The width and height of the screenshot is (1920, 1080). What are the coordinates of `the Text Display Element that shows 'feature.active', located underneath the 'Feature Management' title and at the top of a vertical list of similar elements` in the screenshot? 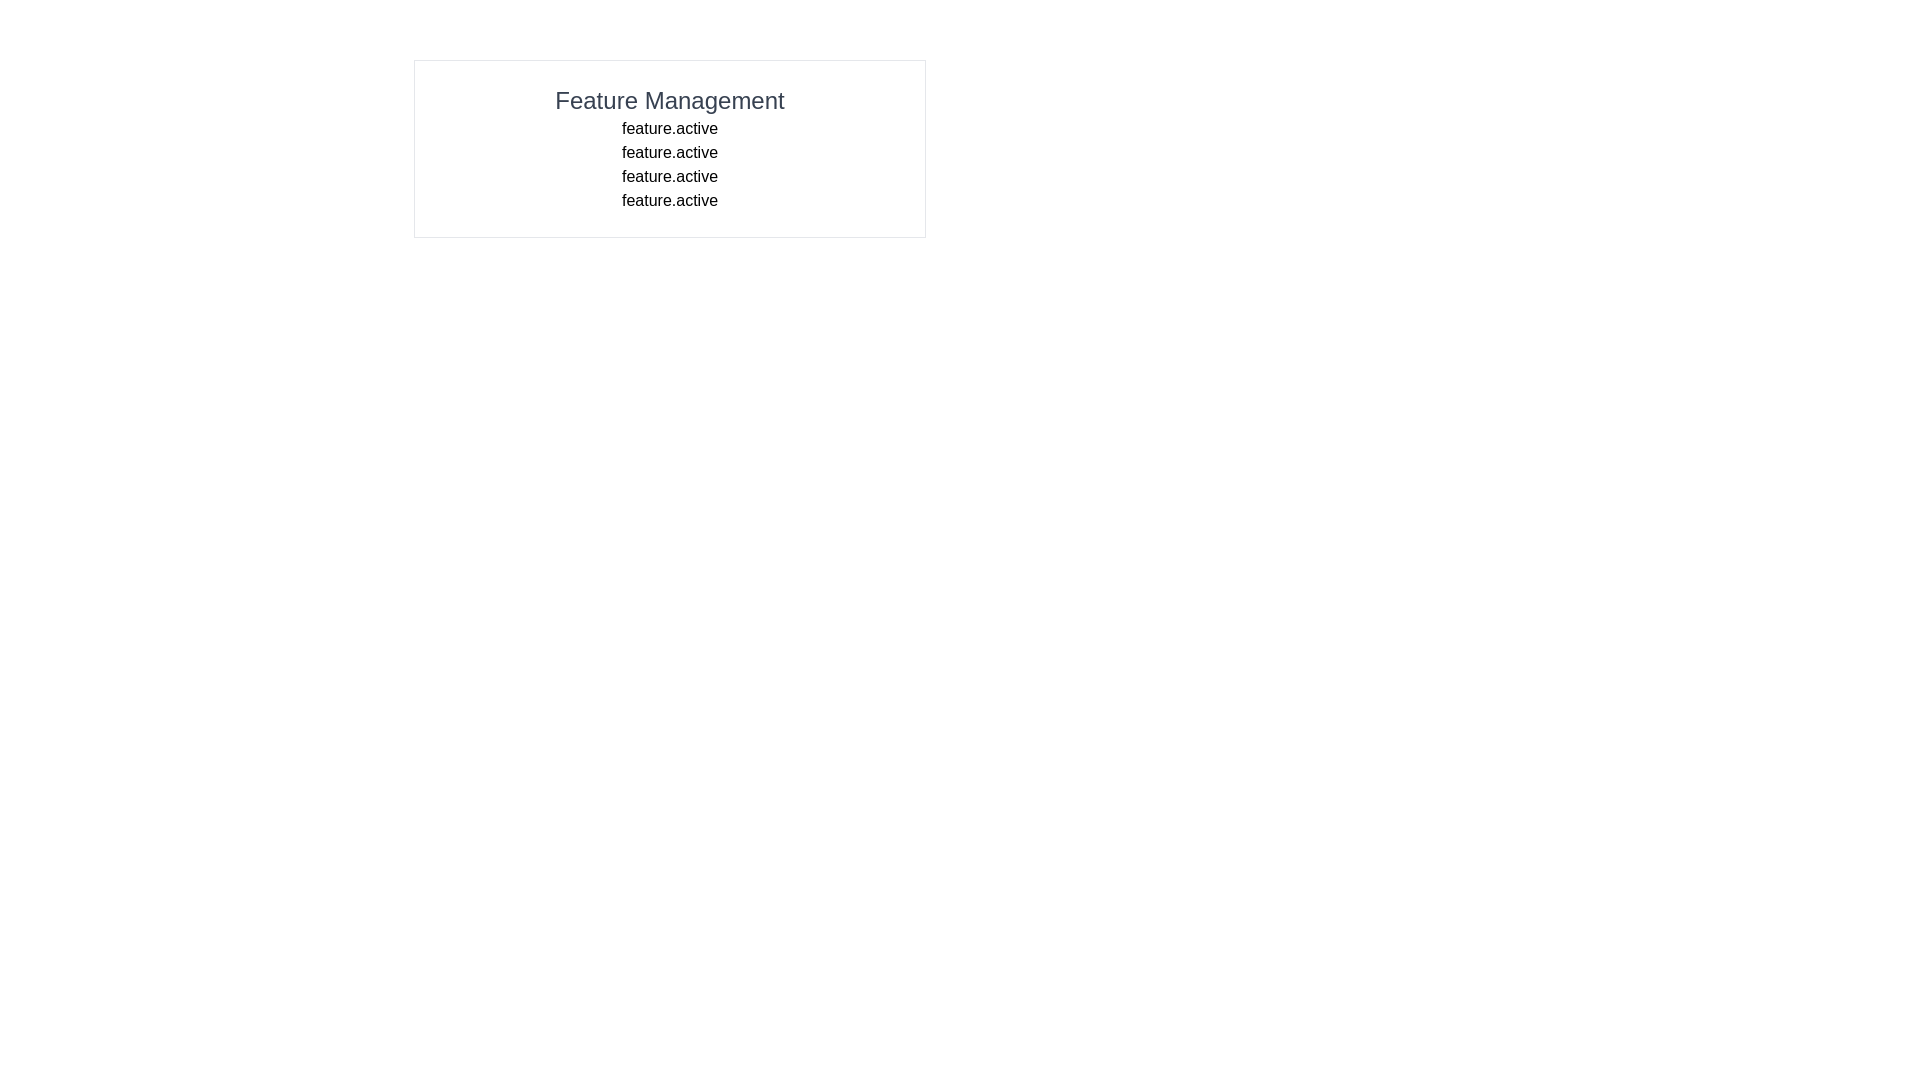 It's located at (670, 128).